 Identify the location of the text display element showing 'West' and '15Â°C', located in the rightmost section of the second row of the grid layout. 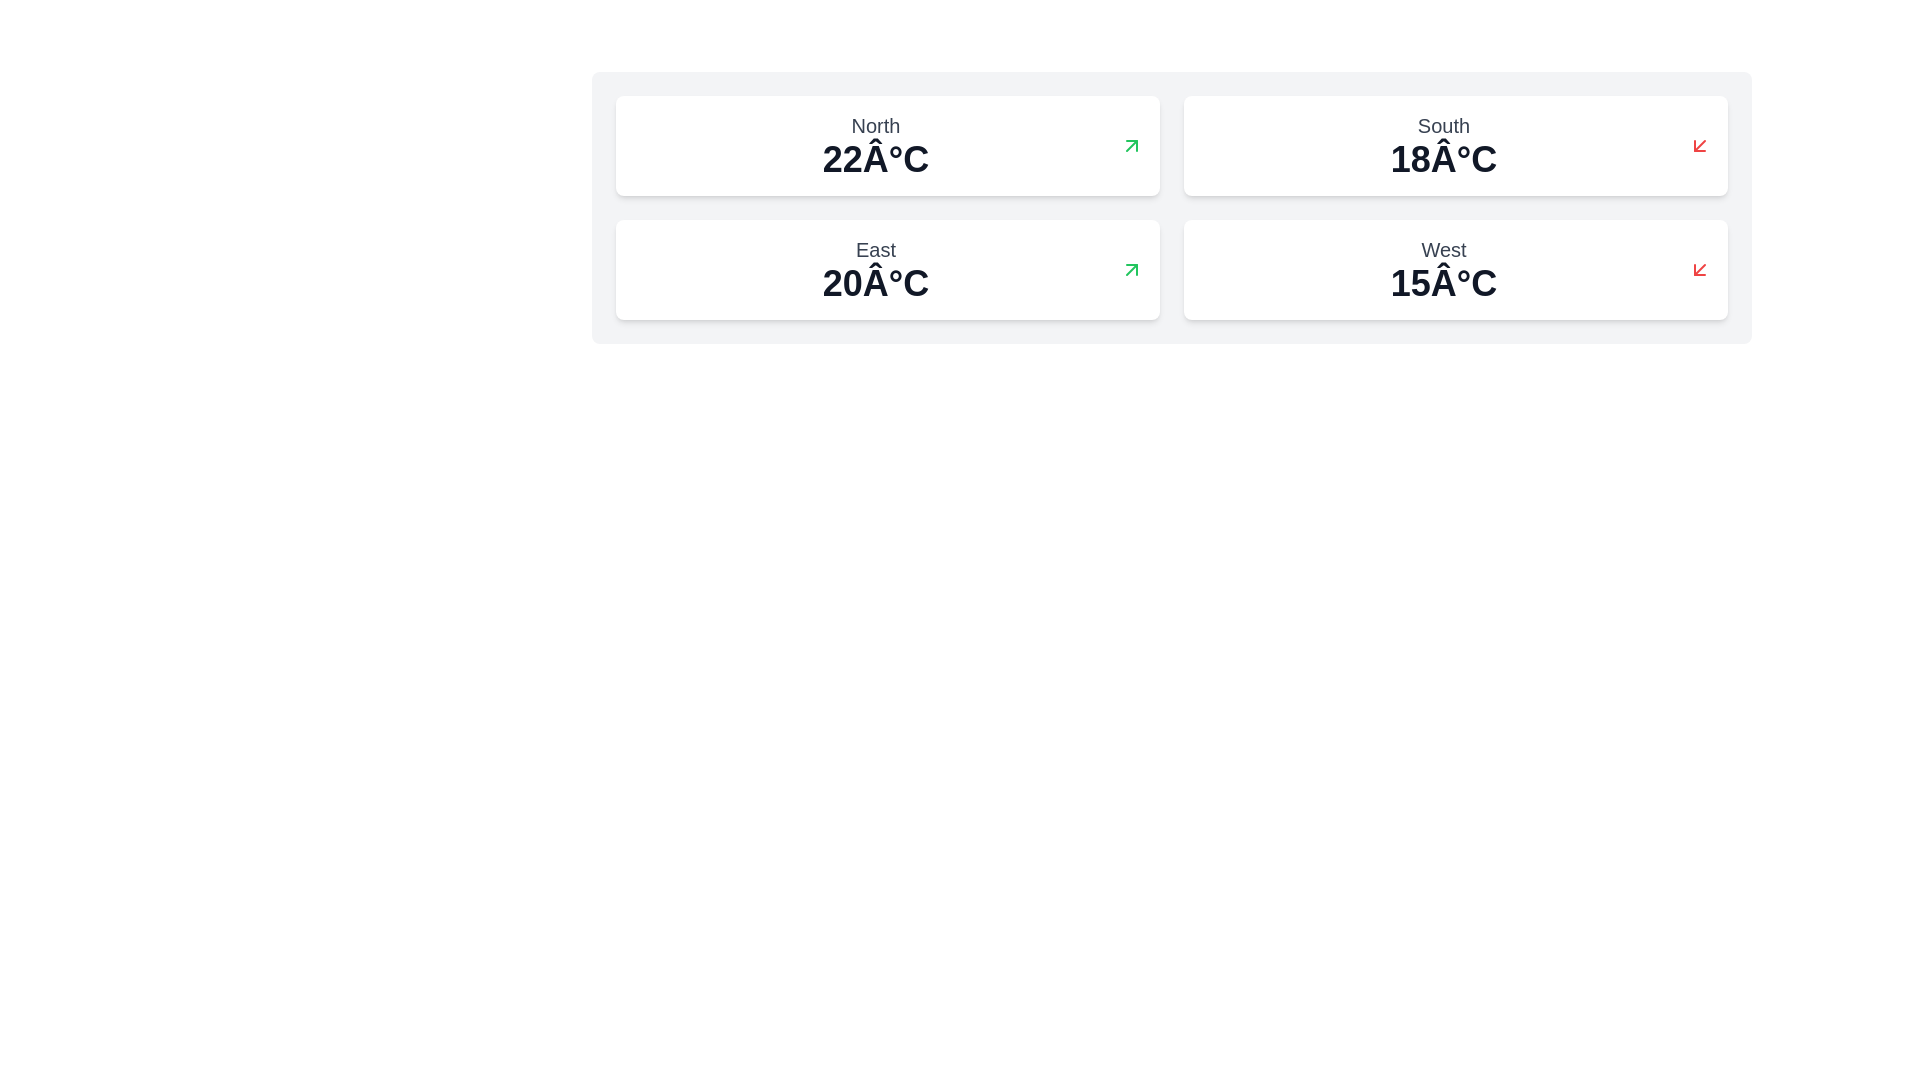
(1444, 270).